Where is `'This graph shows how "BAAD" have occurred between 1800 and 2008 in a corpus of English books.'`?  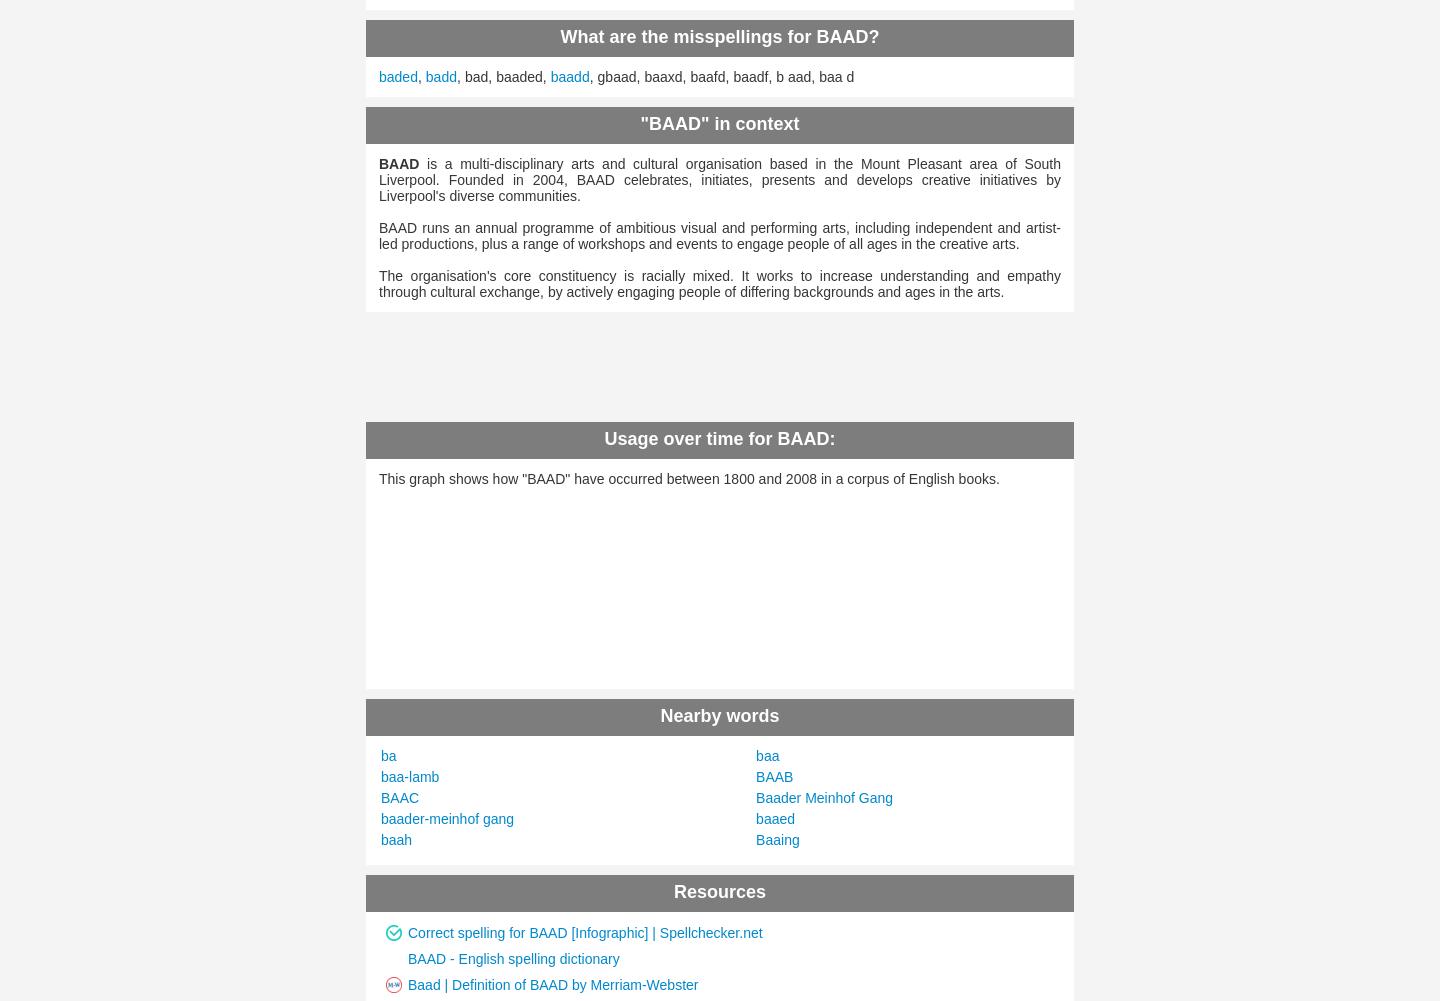
'This graph shows how "BAAD" have occurred between 1800 and 2008 in a corpus of English books.' is located at coordinates (689, 478).